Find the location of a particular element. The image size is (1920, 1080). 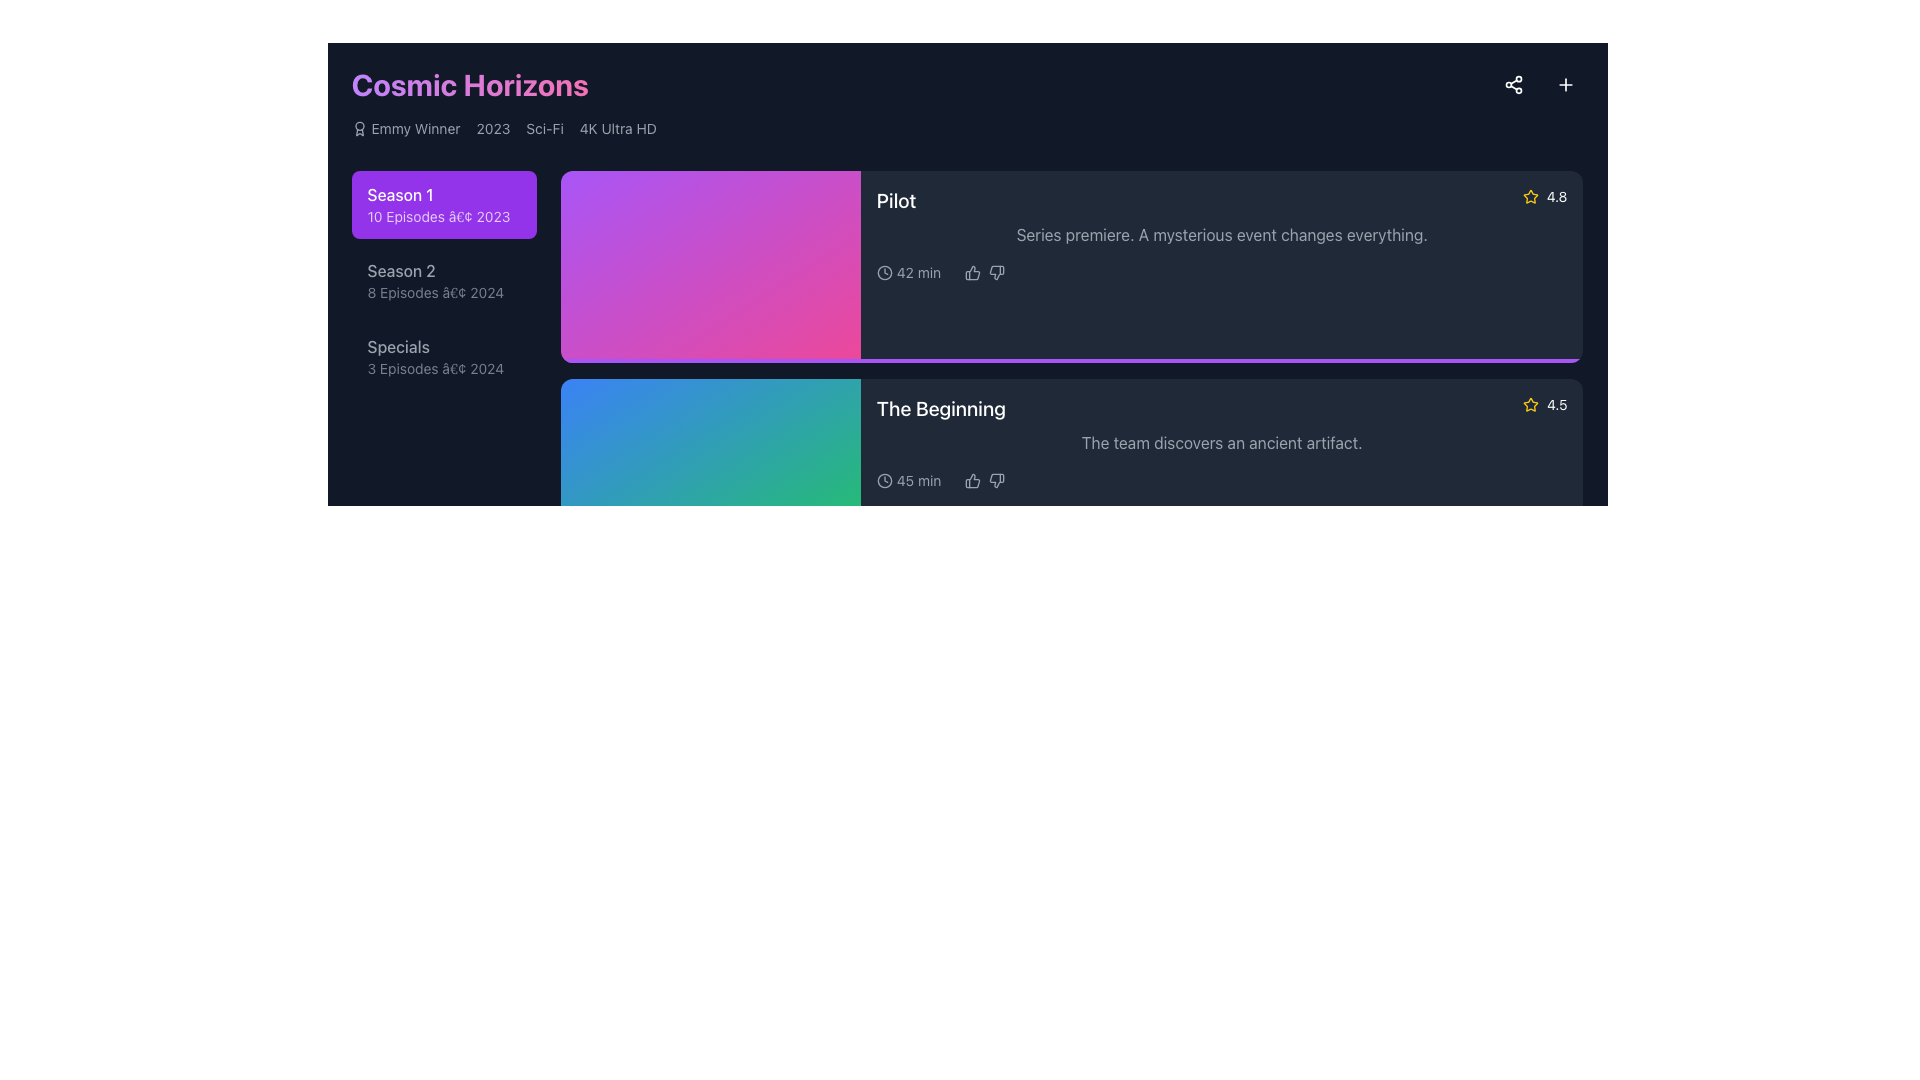

the badge icon representing the 'Emmy Winner' achievement, located at the top section of the interface, adjacent to the text 'Emmy Winner' is located at coordinates (359, 128).